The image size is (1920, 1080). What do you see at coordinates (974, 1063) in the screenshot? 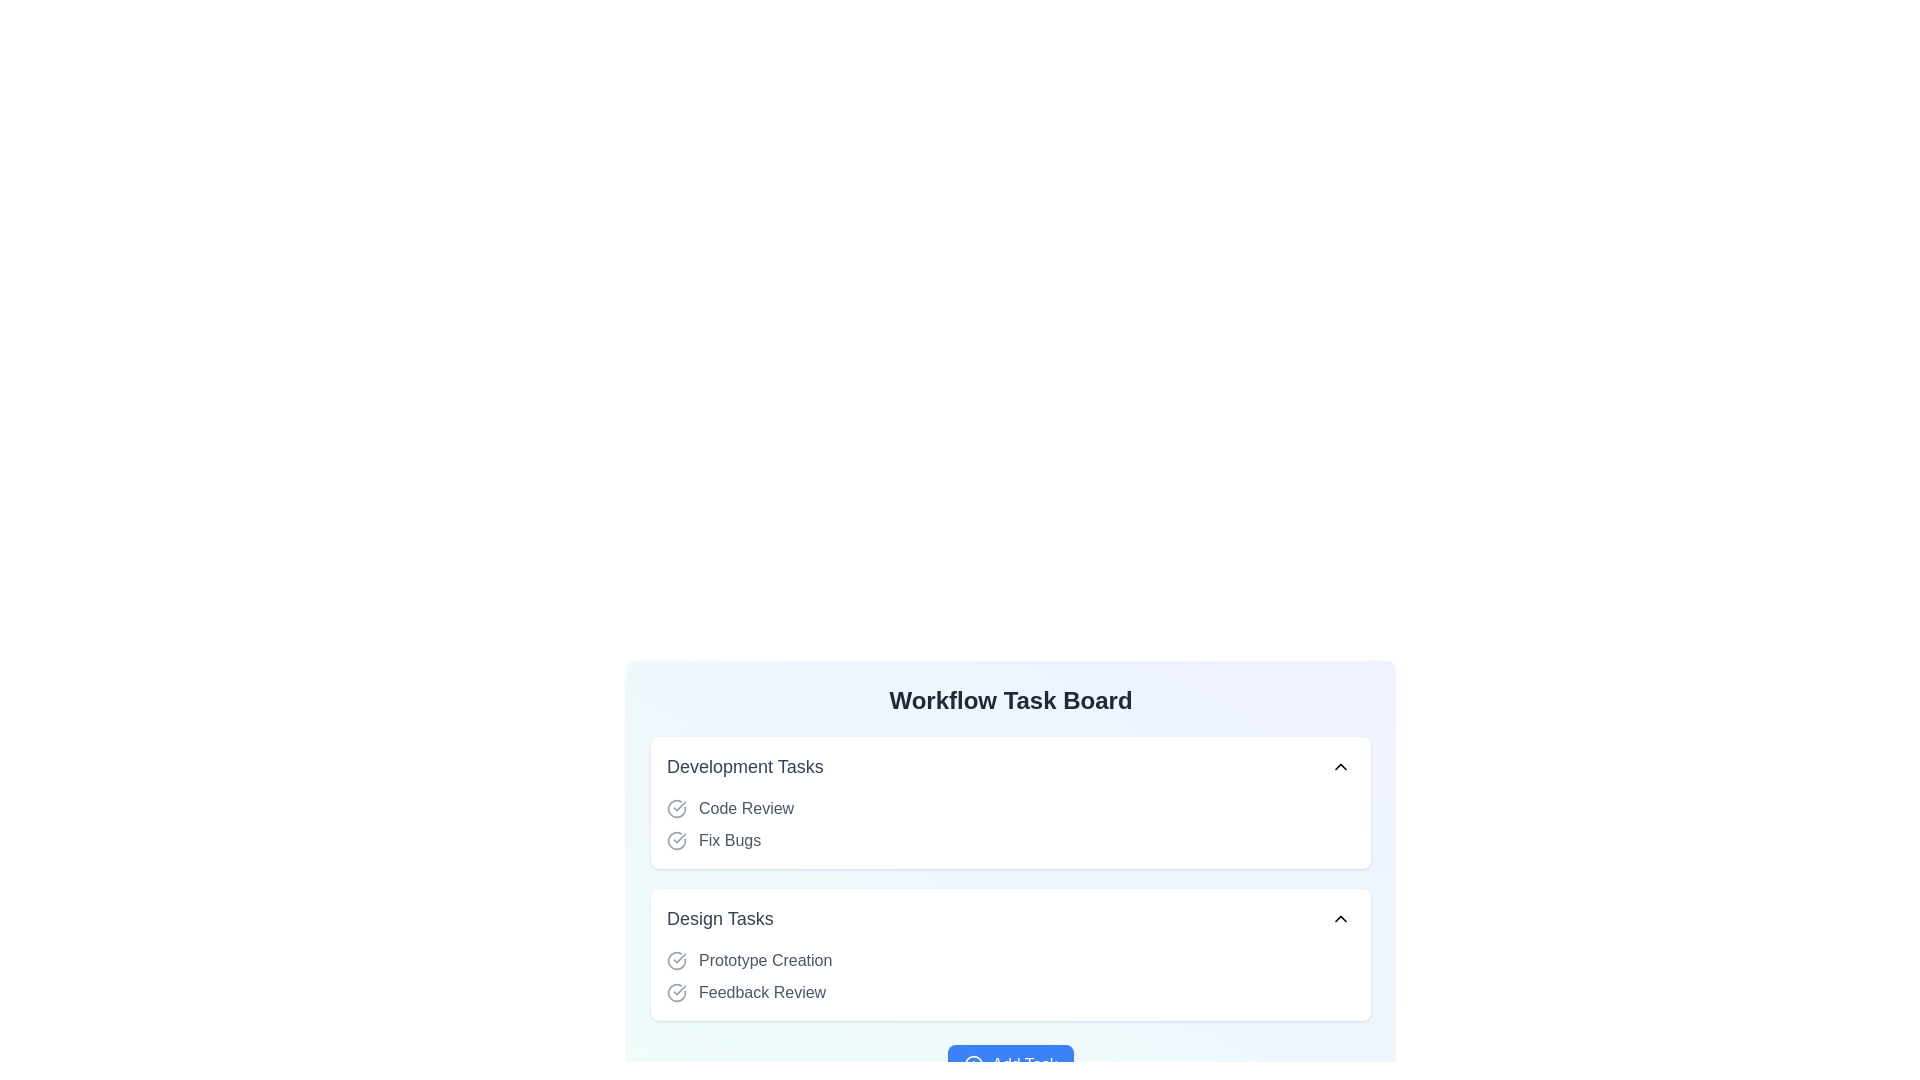
I see `the circular icon with a plus sign inside it, which is located to the left of the 'Add Task' button label` at bounding box center [974, 1063].